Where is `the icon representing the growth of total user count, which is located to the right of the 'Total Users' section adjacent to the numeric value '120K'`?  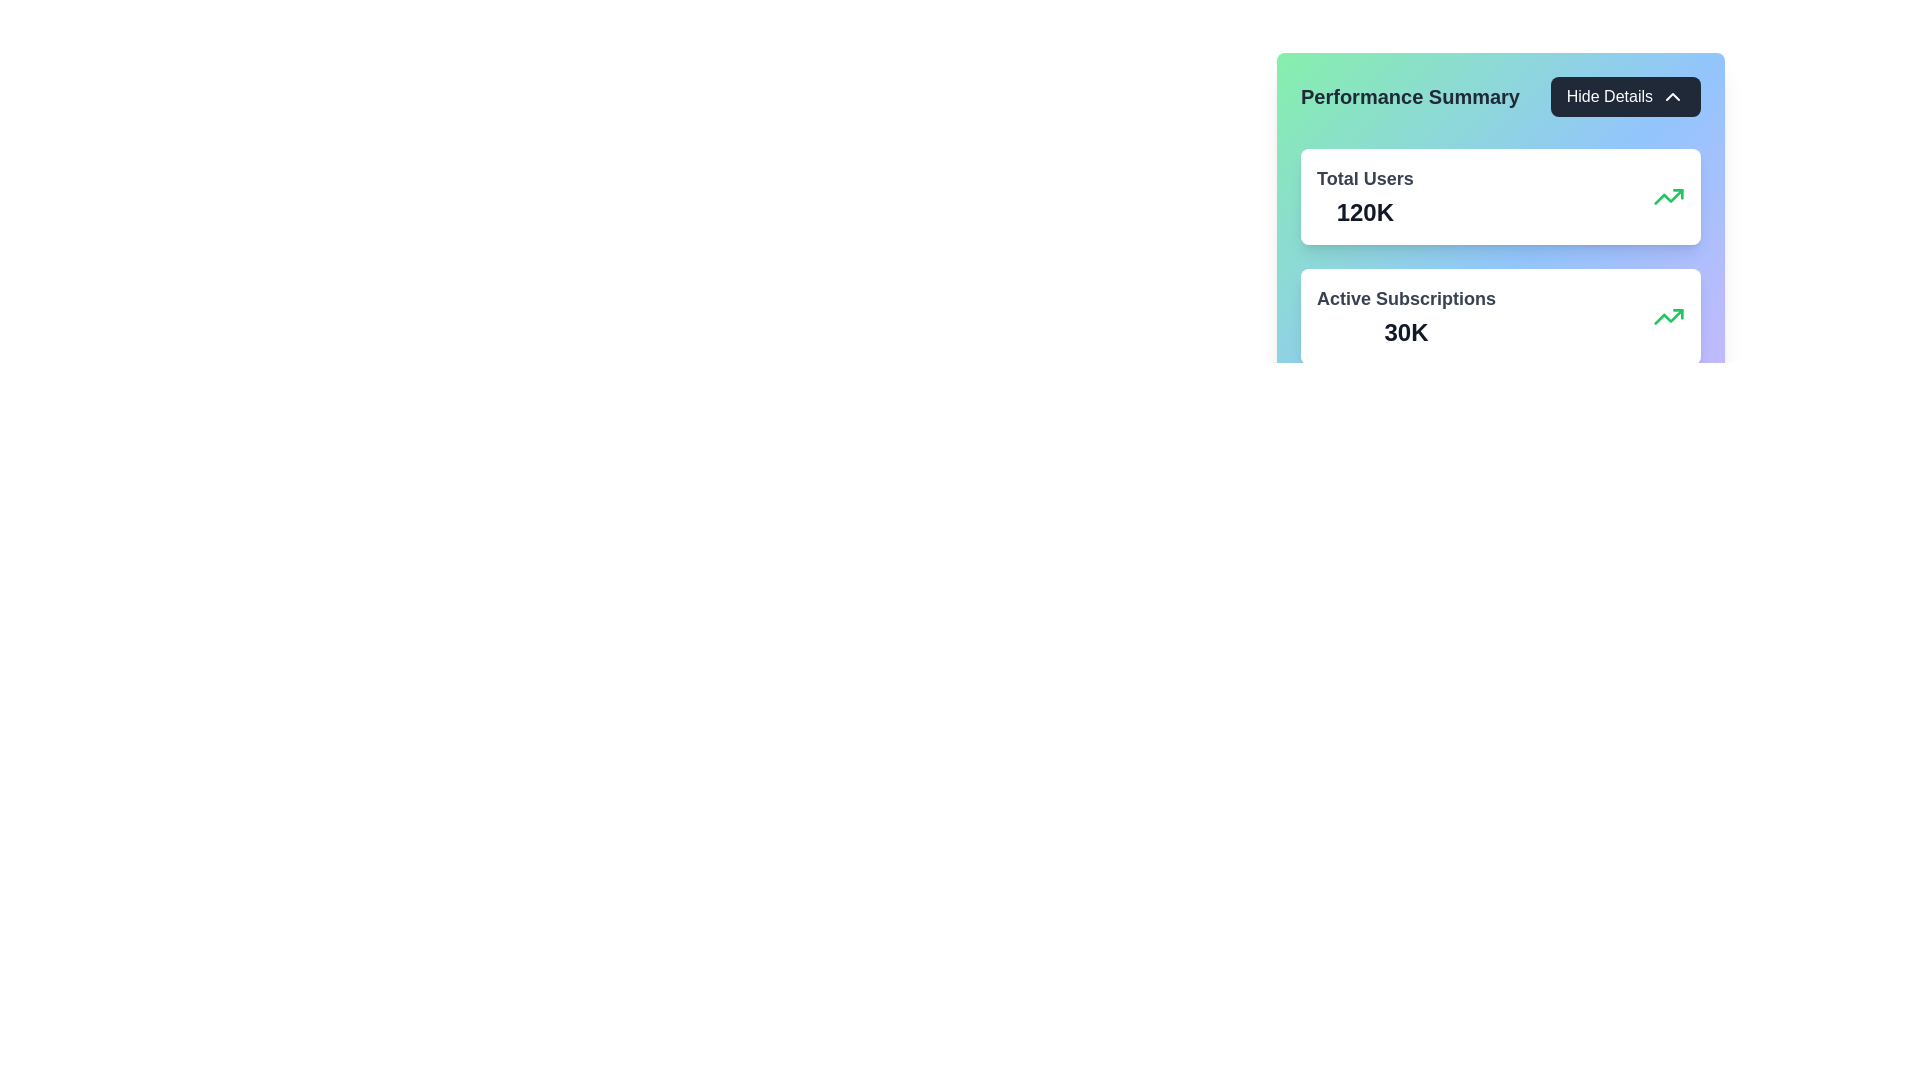
the icon representing the growth of total user count, which is located to the right of the 'Total Users' section adjacent to the numeric value '120K' is located at coordinates (1669, 315).